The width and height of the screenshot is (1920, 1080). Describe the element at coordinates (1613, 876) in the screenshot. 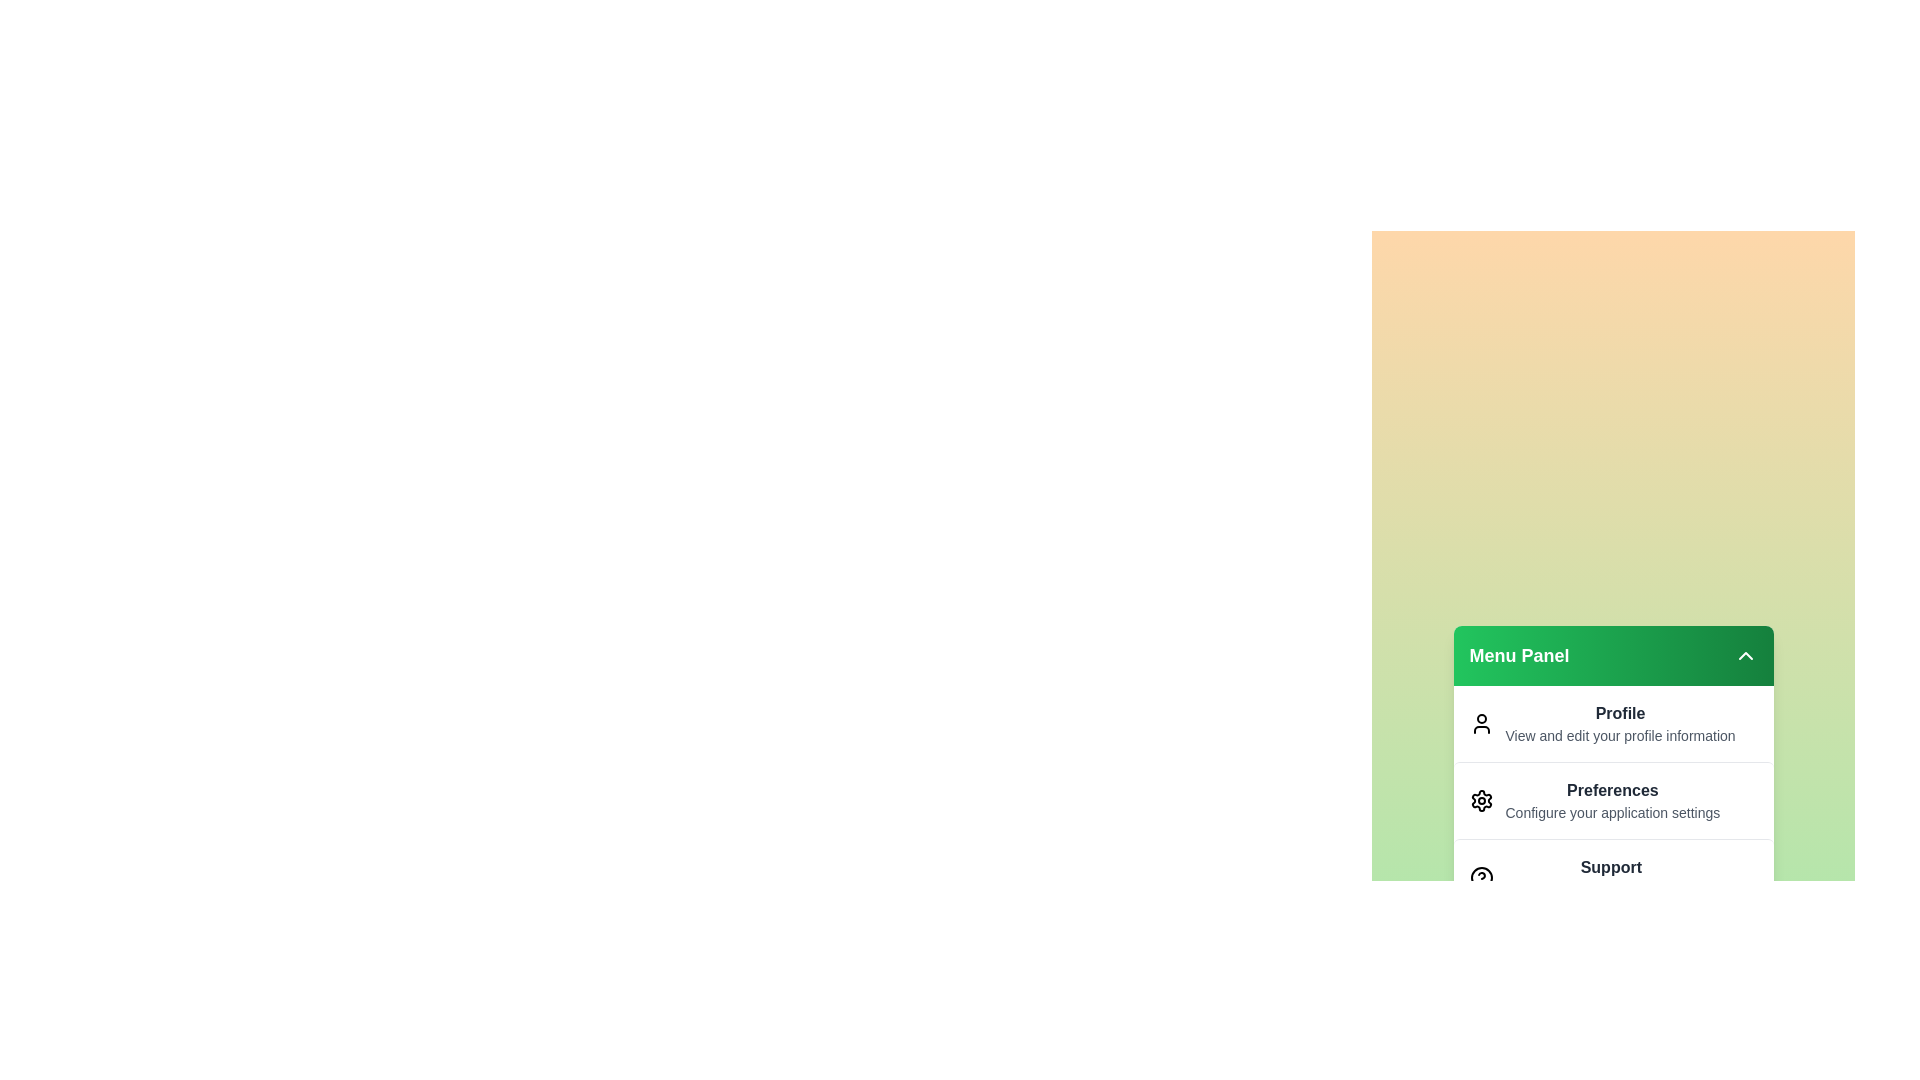

I see `the menu item Support` at that location.